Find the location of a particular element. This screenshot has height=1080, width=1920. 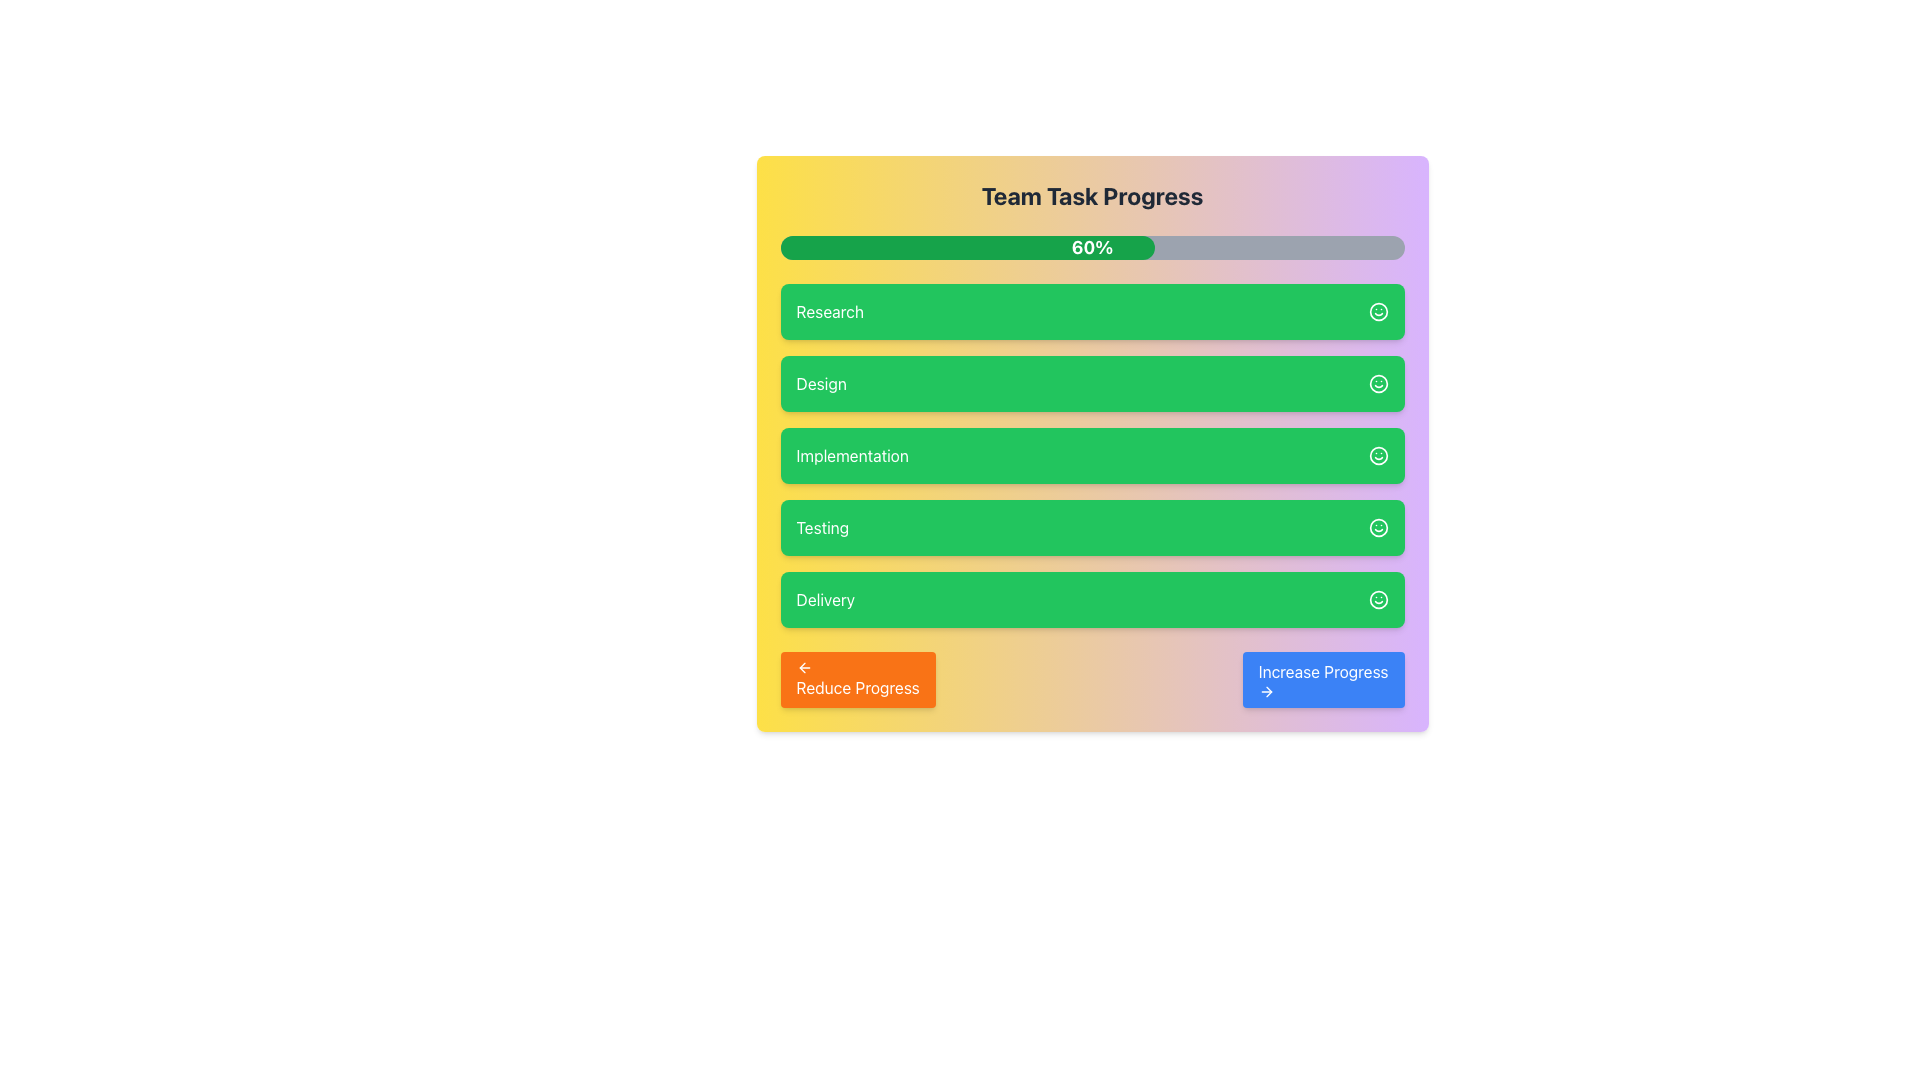

the leftward-pointing arrow icon located in the 'Reduce Progress' button, which is positioned to the left of the text label is located at coordinates (802, 667).